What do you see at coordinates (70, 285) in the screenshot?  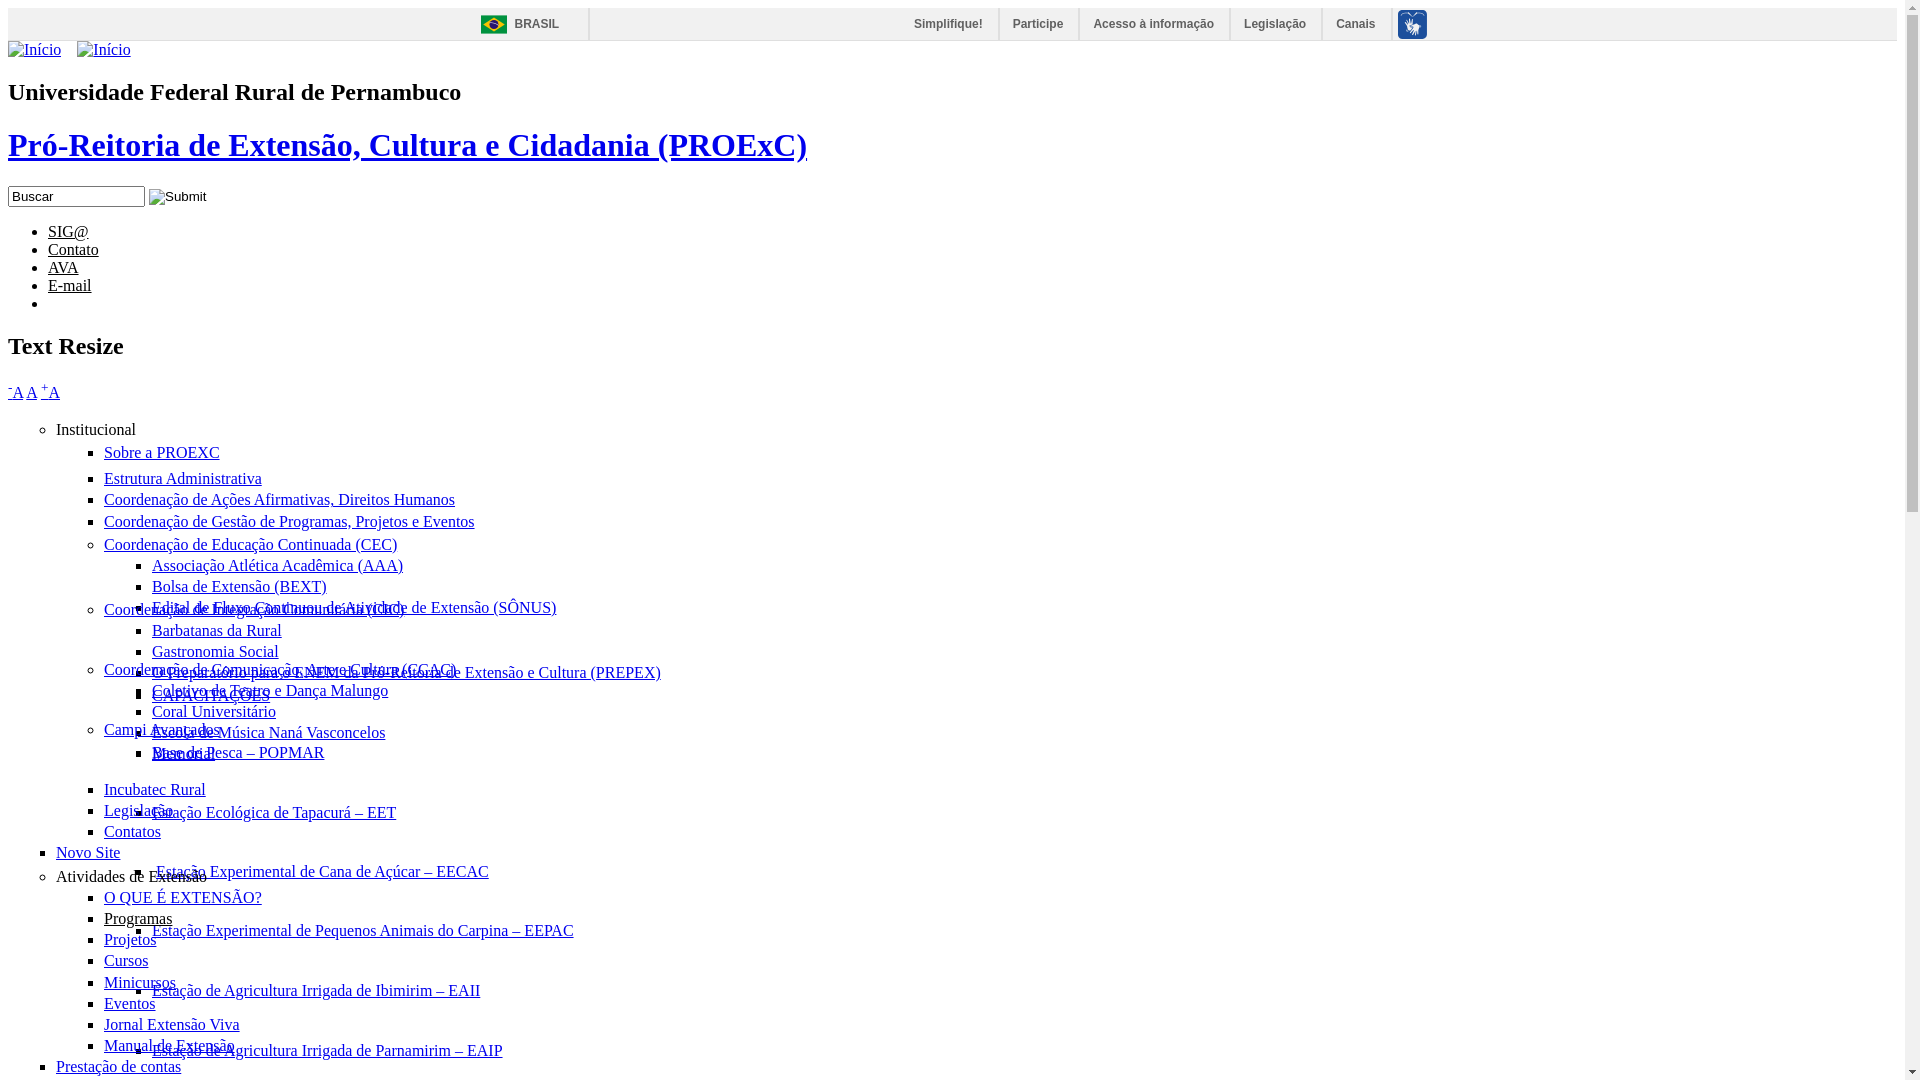 I see `'E-mail'` at bounding box center [70, 285].